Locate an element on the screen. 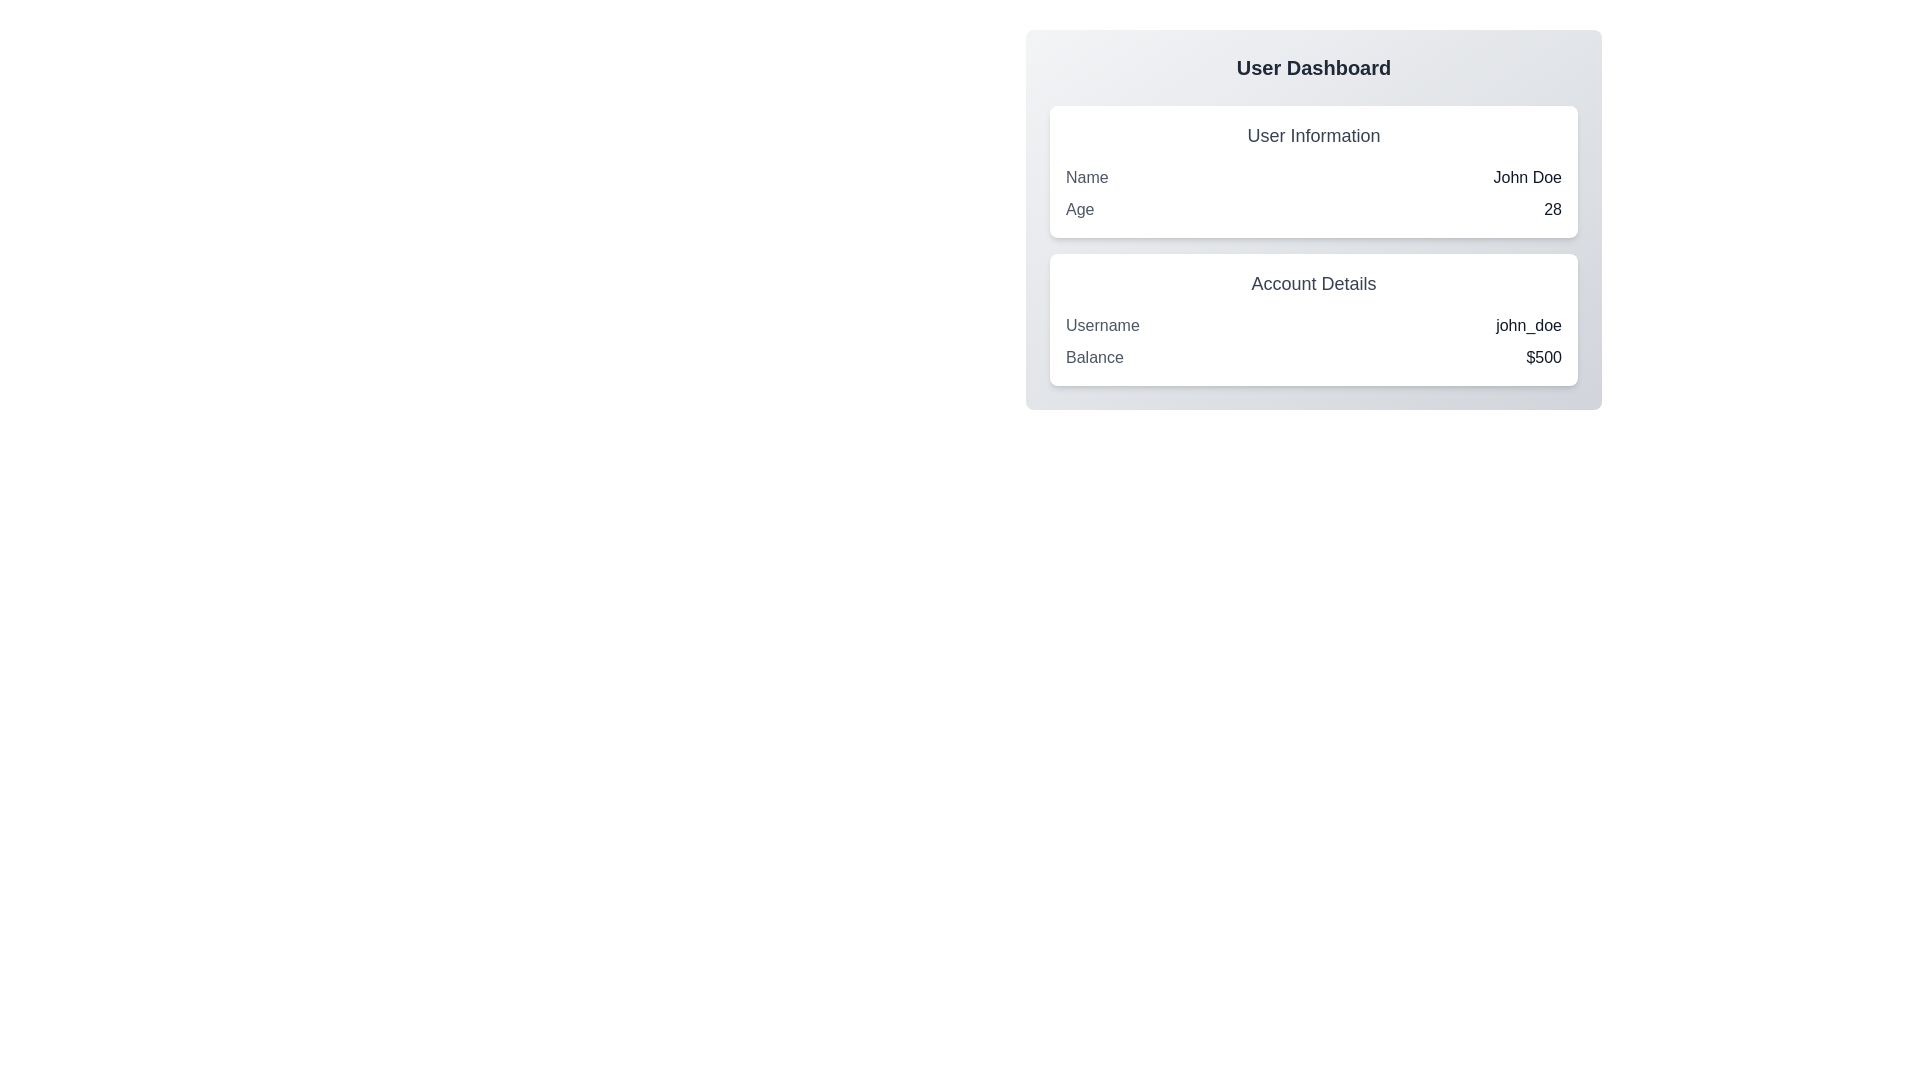  the text label displaying 'Name' located at the beginning of the row in the 'User Information' section of the dashboard is located at coordinates (1086, 176).